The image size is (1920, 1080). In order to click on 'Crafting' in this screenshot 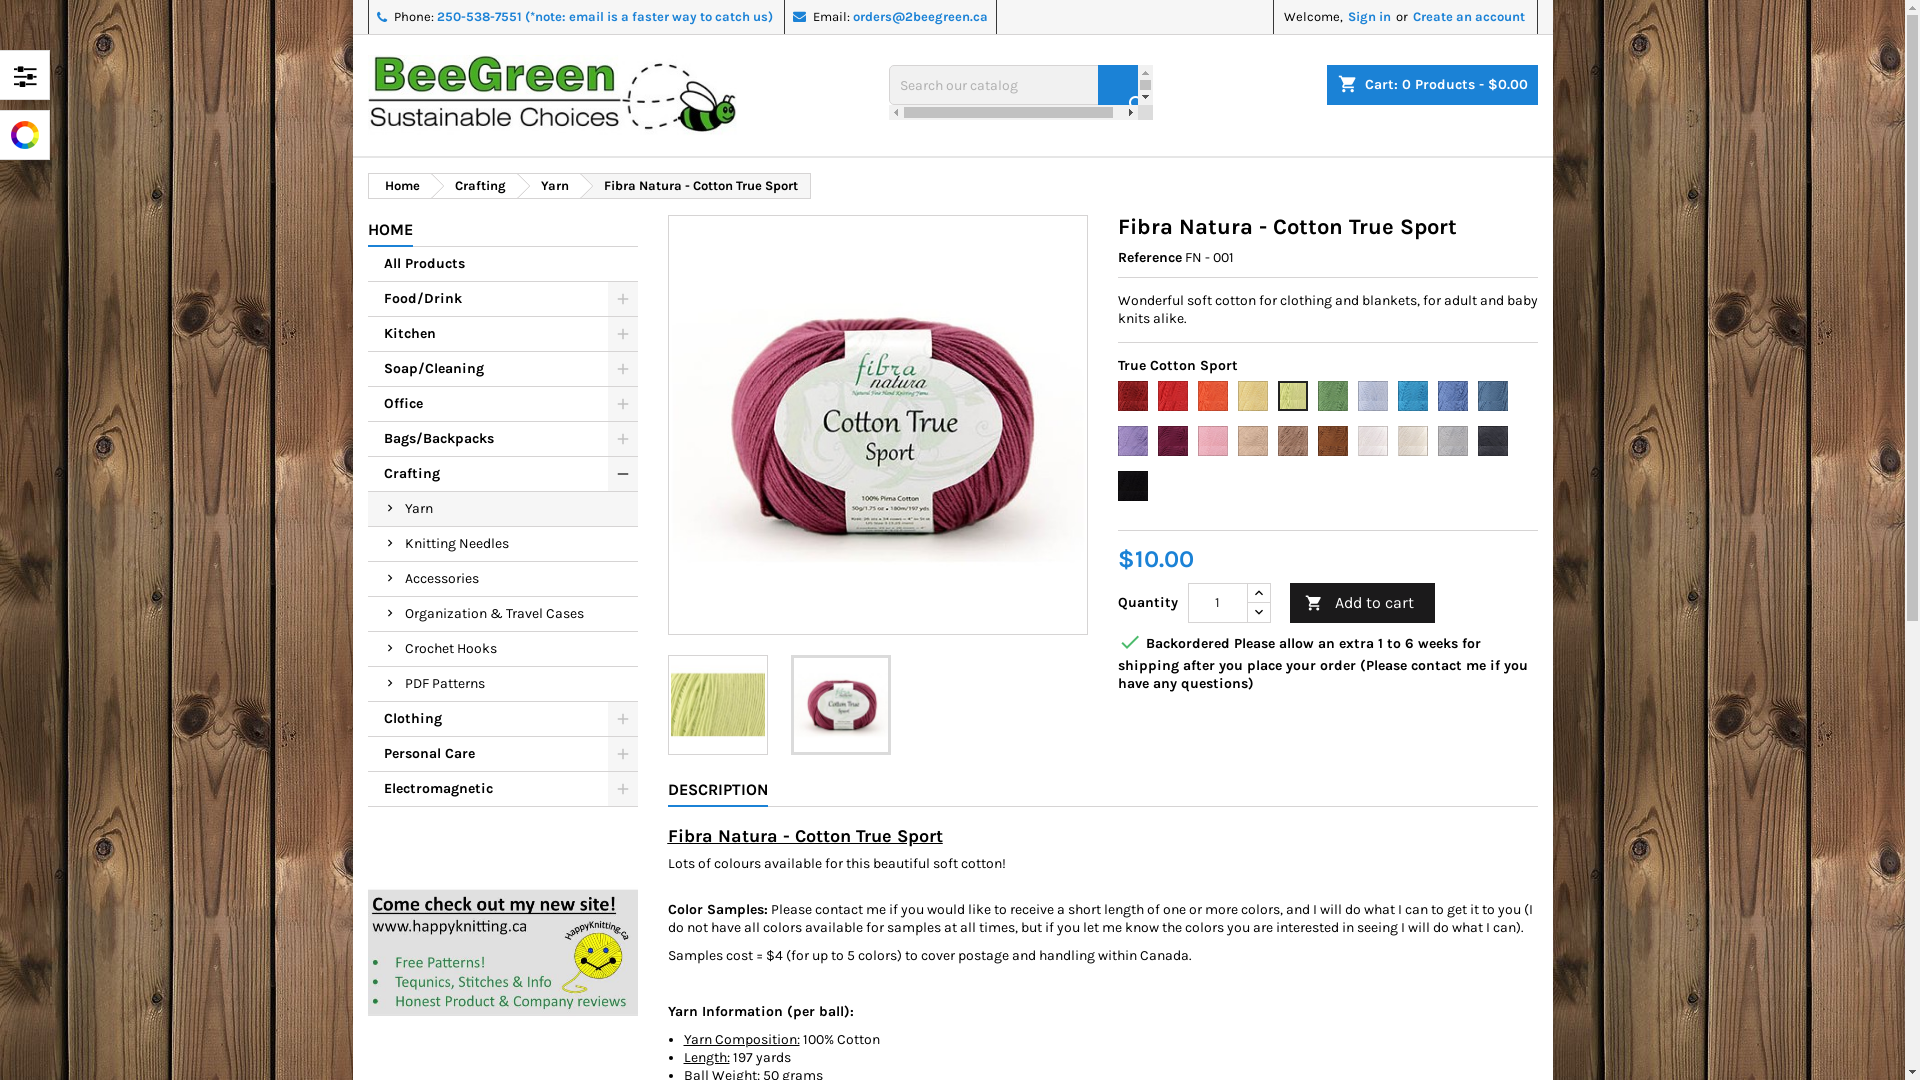, I will do `click(472, 185)`.